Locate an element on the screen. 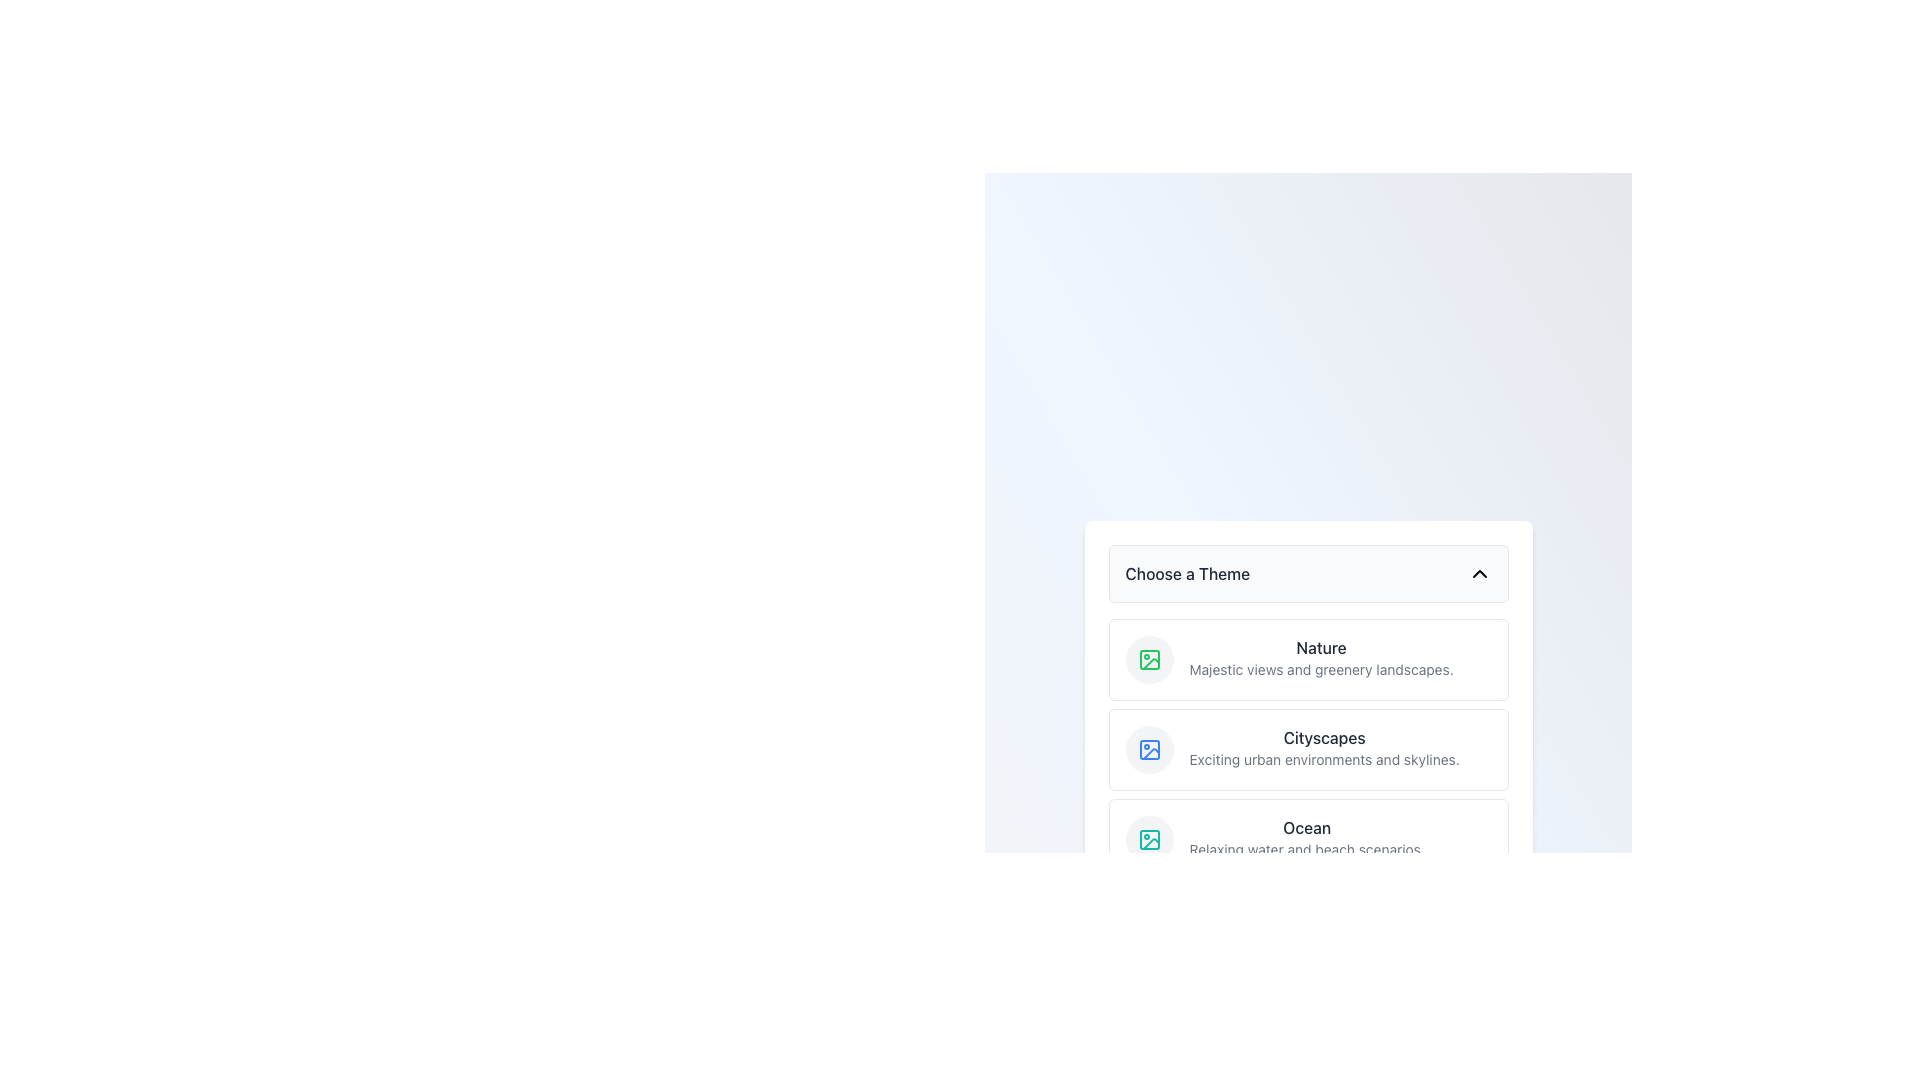 The image size is (1920, 1080). text label displaying the word 'Nature' in a medium-size dark gray font, located at the top of a list in a card layout above the description text is located at coordinates (1321, 648).